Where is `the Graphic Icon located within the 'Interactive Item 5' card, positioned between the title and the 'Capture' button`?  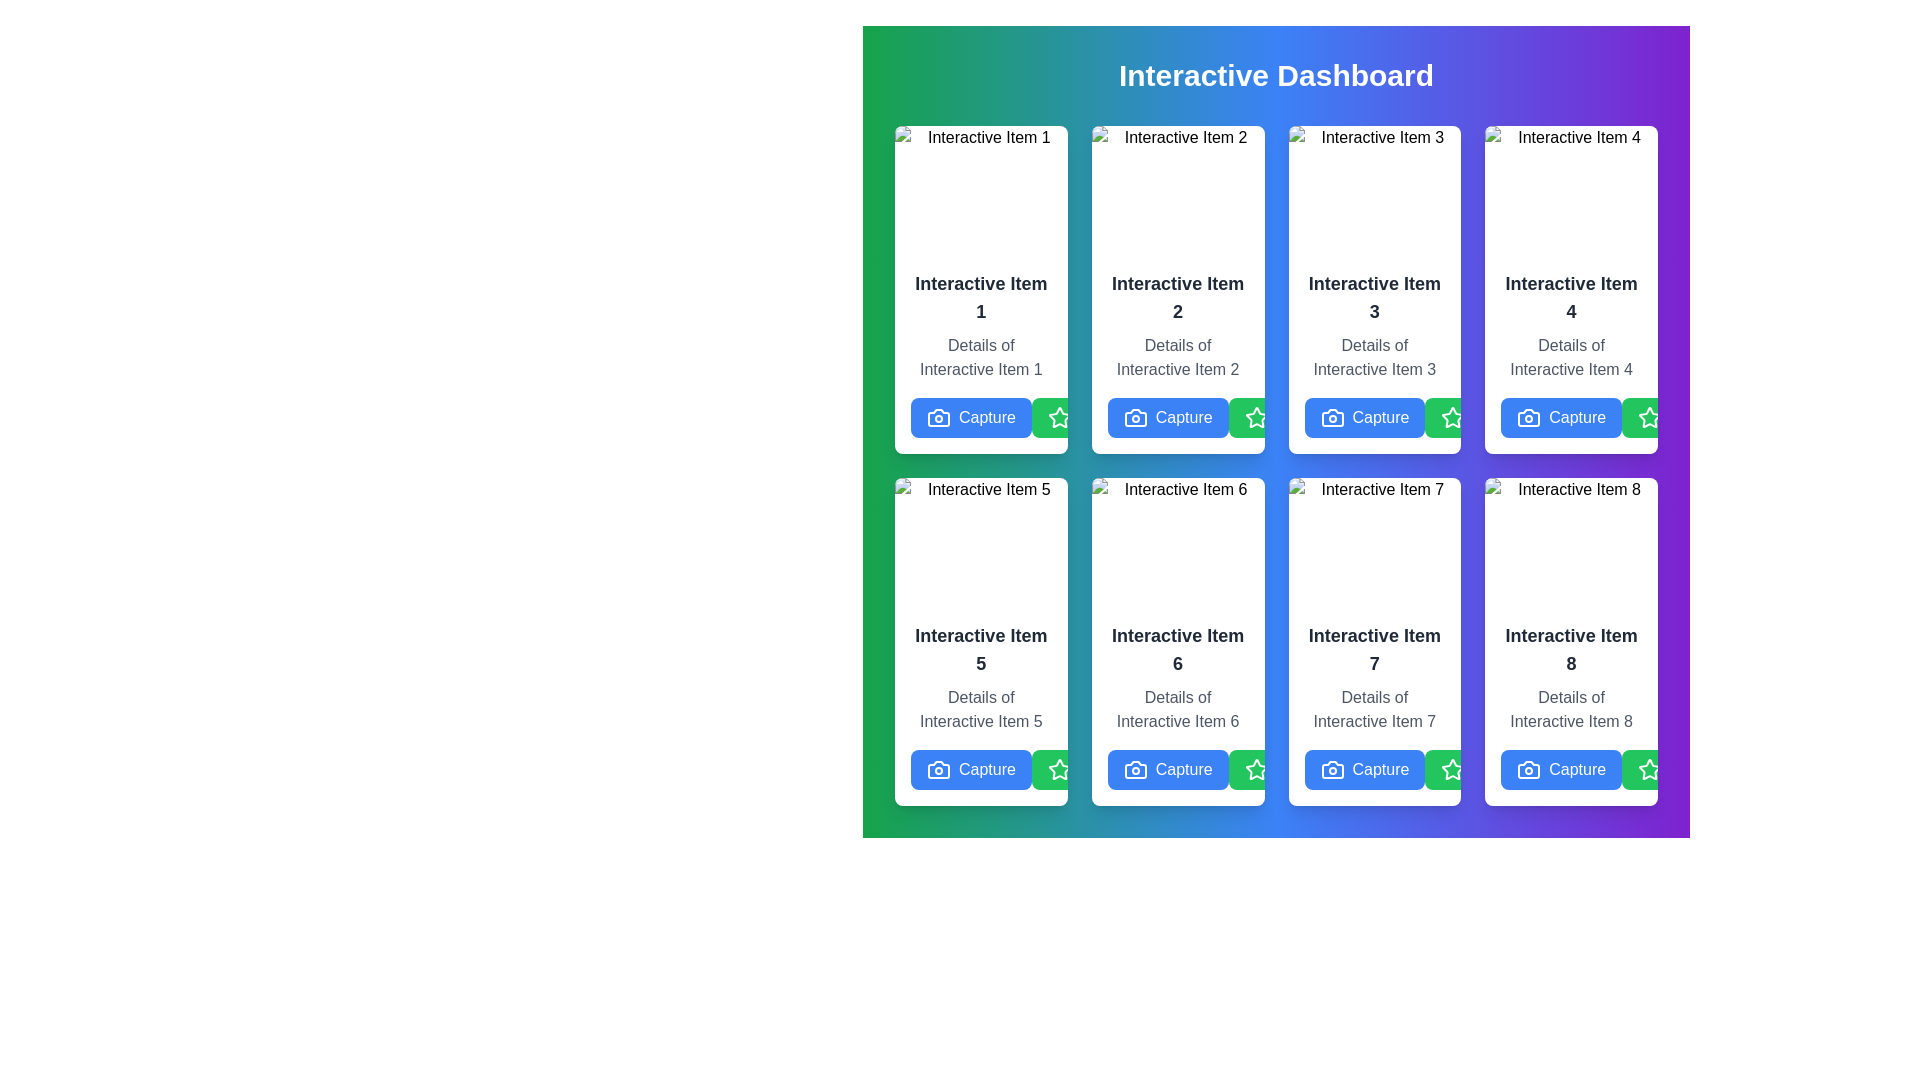
the Graphic Icon located within the 'Interactive Item 5' card, positioned between the title and the 'Capture' button is located at coordinates (938, 769).